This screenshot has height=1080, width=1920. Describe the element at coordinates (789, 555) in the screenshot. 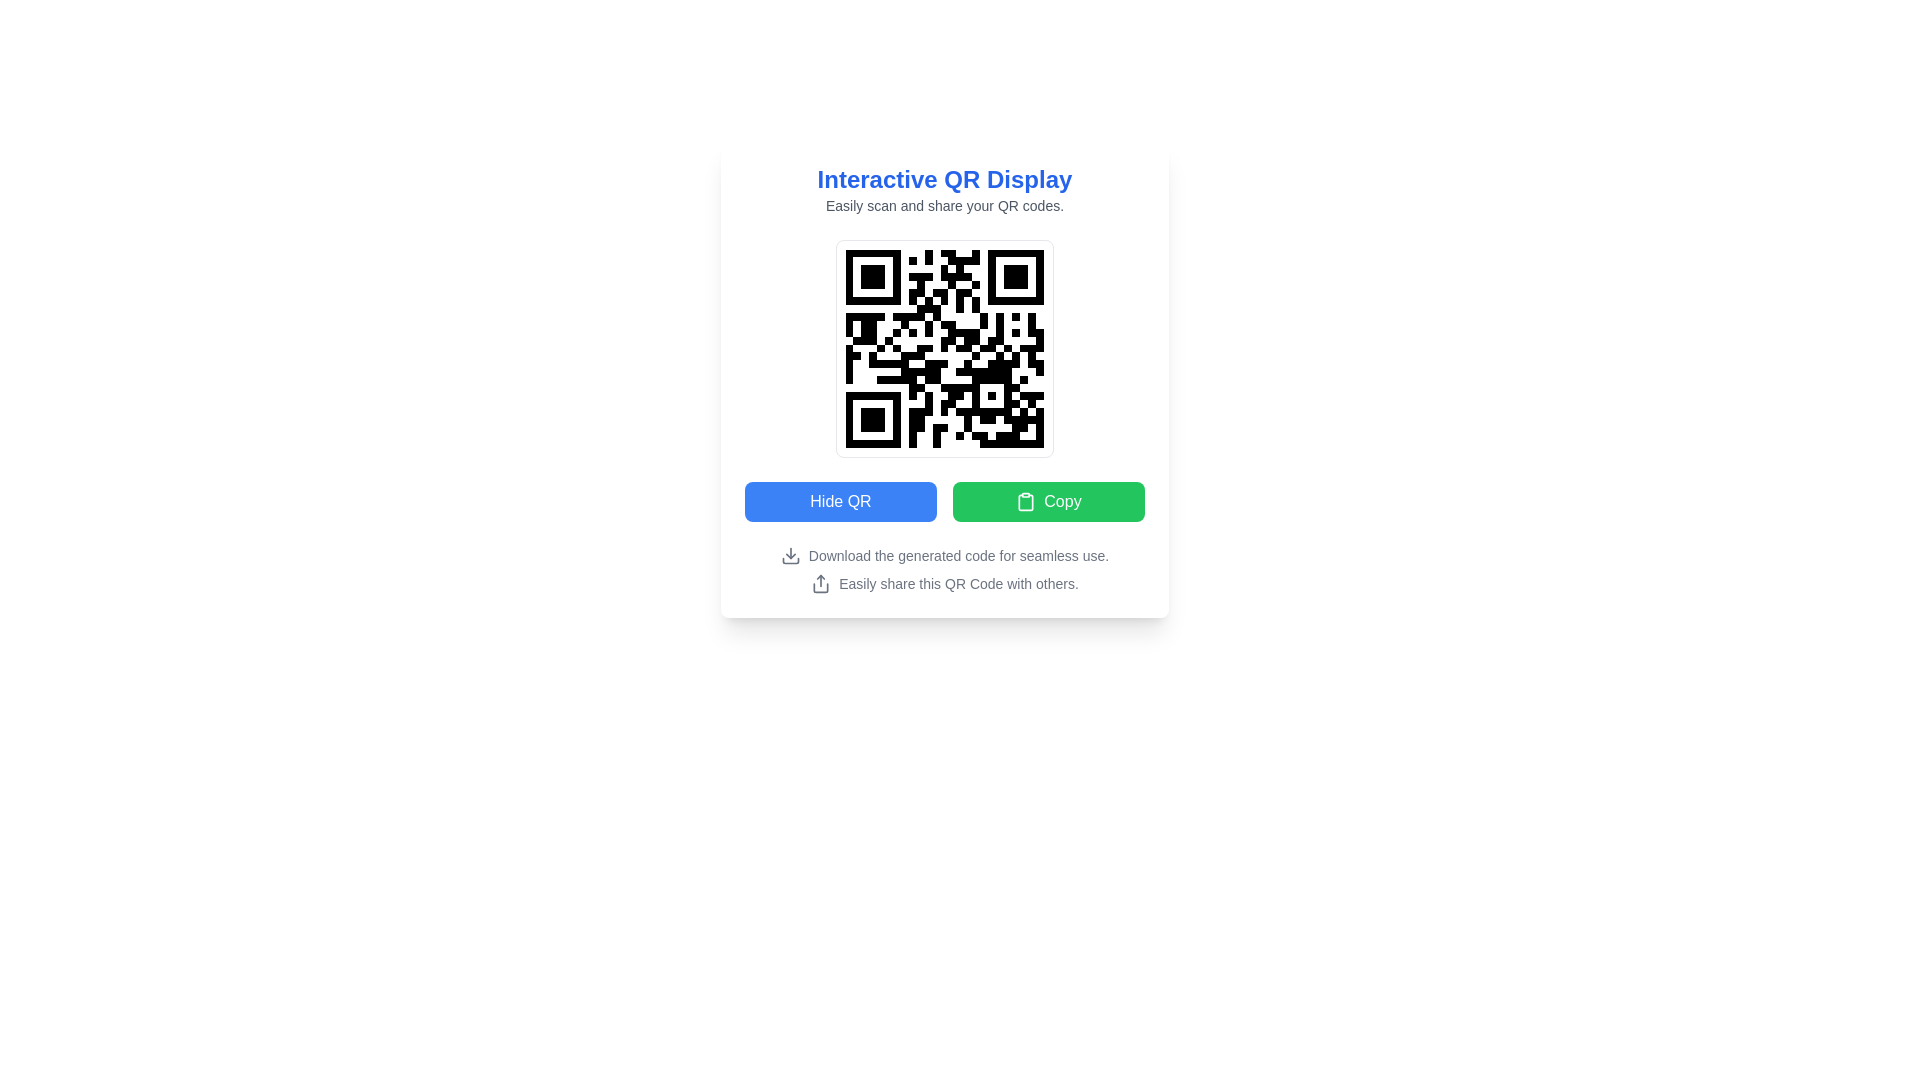

I see `the download icon which visually represents the action of downloading, located near the text instructing users to 'Download the generated code for seamless use.'` at that location.